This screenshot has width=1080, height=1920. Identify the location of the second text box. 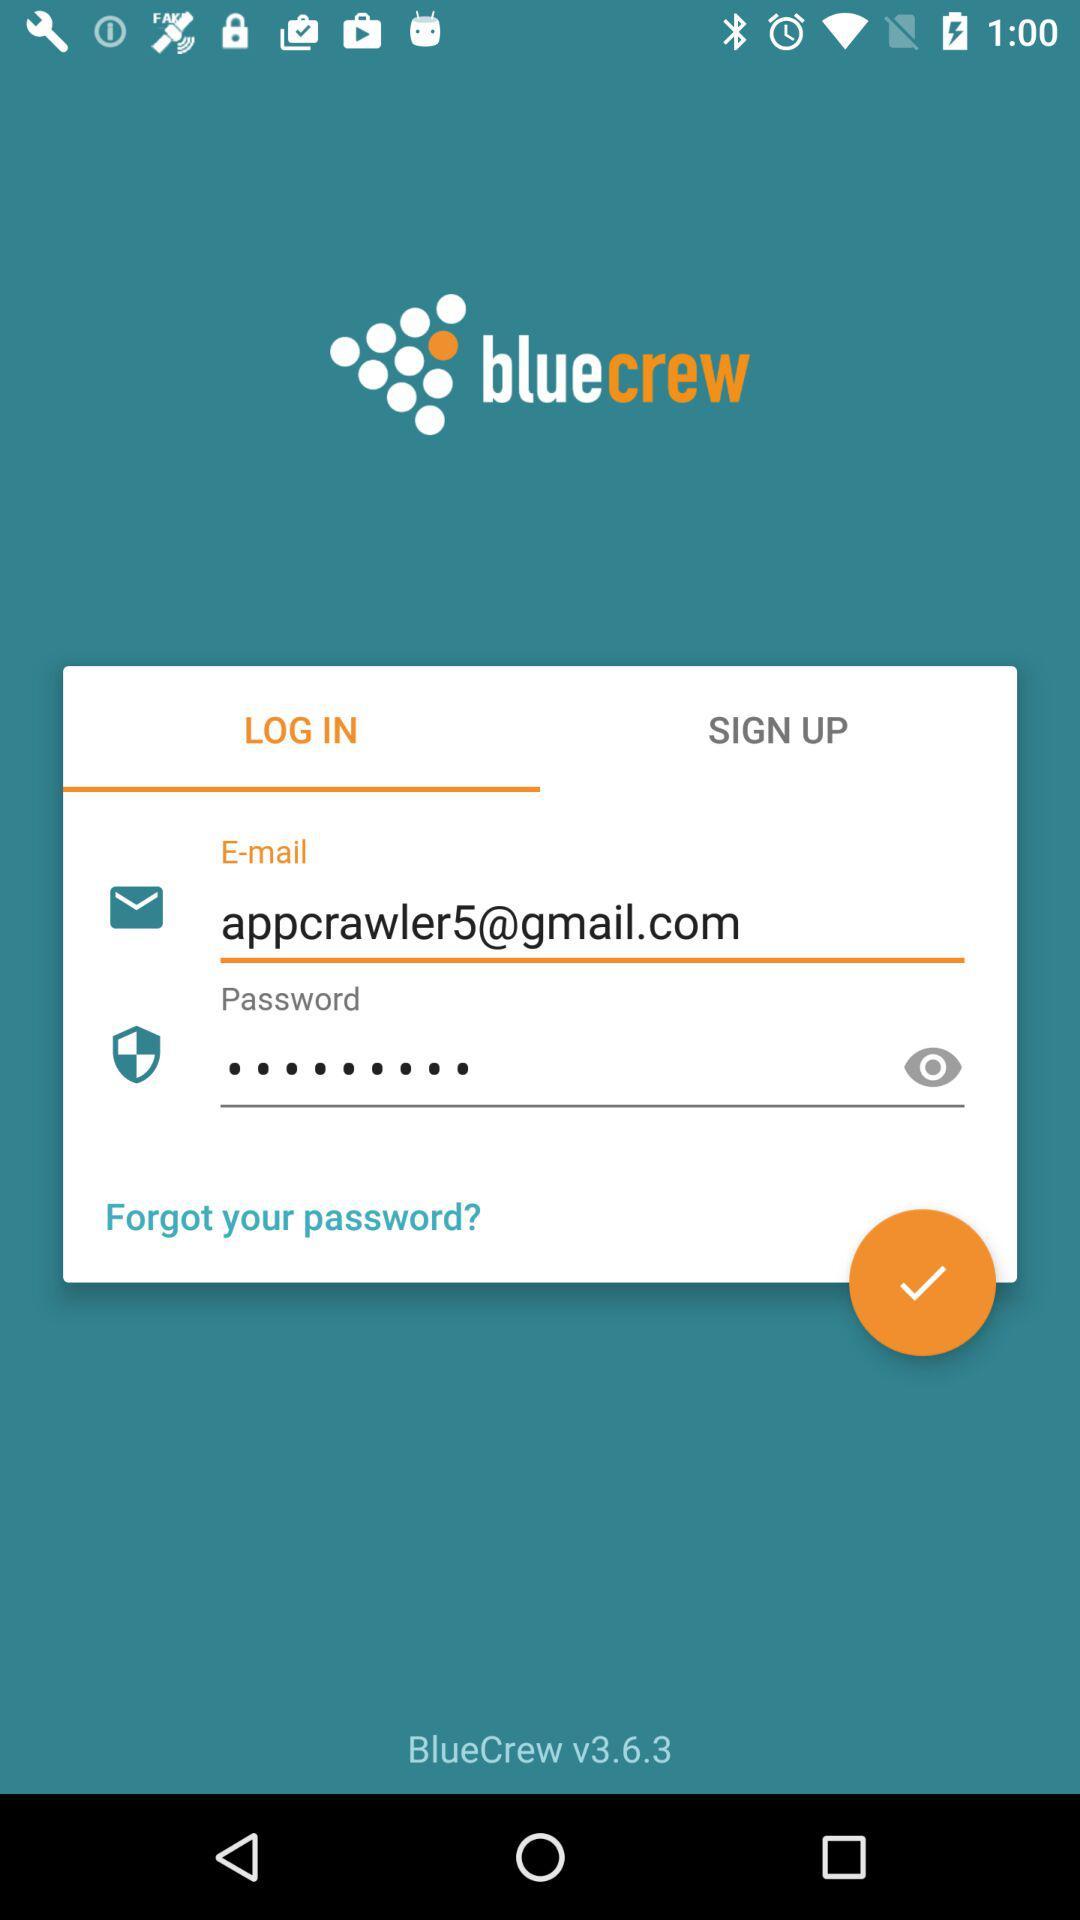
(591, 1068).